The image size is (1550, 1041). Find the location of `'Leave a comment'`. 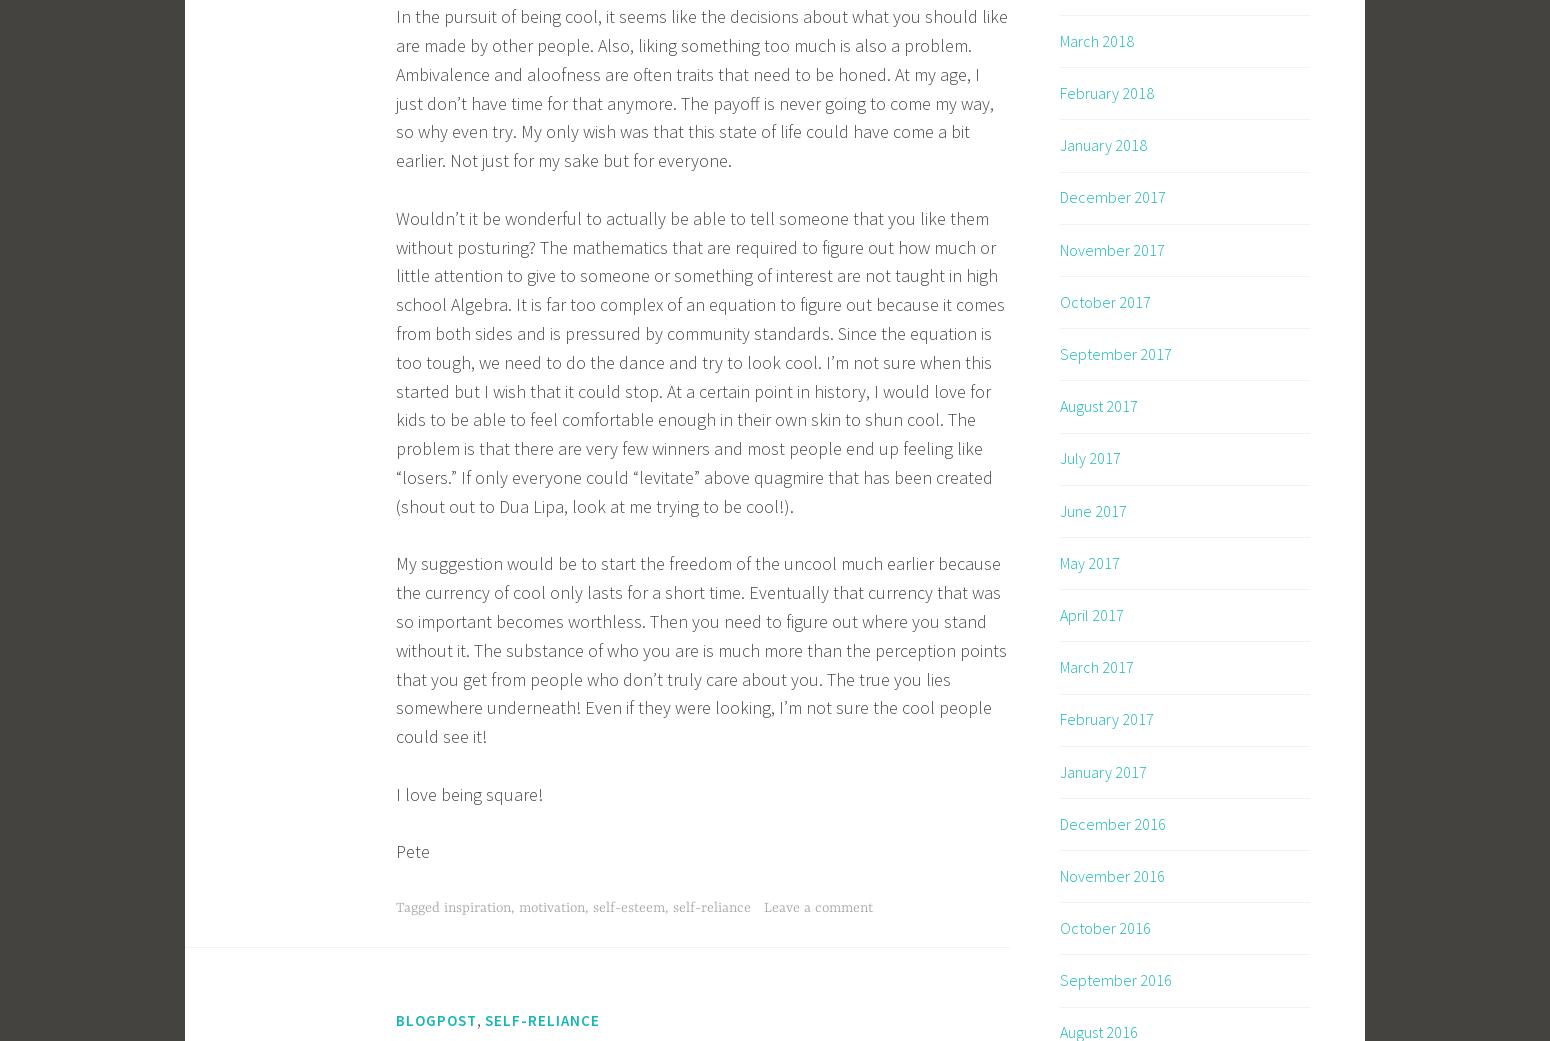

'Leave a comment' is located at coordinates (816, 906).